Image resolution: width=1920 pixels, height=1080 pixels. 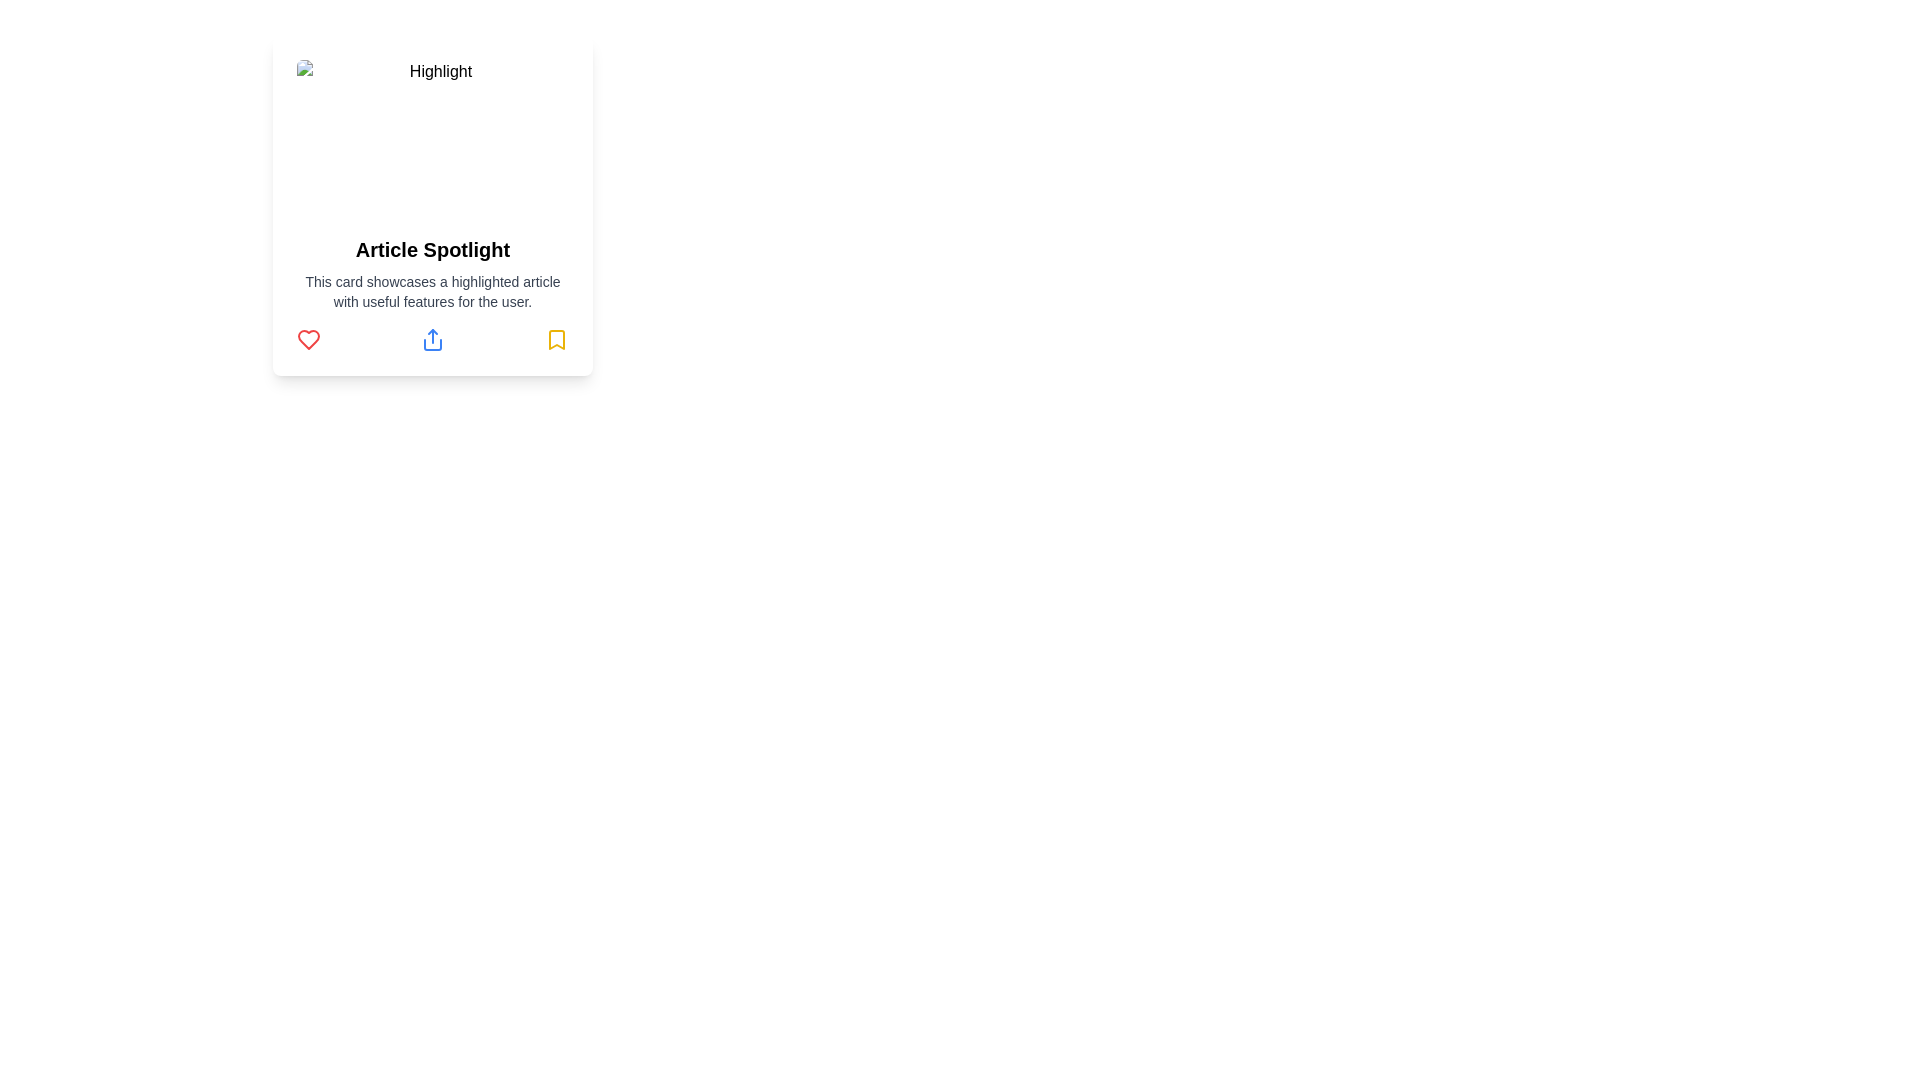 What do you see at coordinates (431, 292) in the screenshot?
I see `the short gray text directly beneath the 'Article Spotlight' title in the card layout` at bounding box center [431, 292].